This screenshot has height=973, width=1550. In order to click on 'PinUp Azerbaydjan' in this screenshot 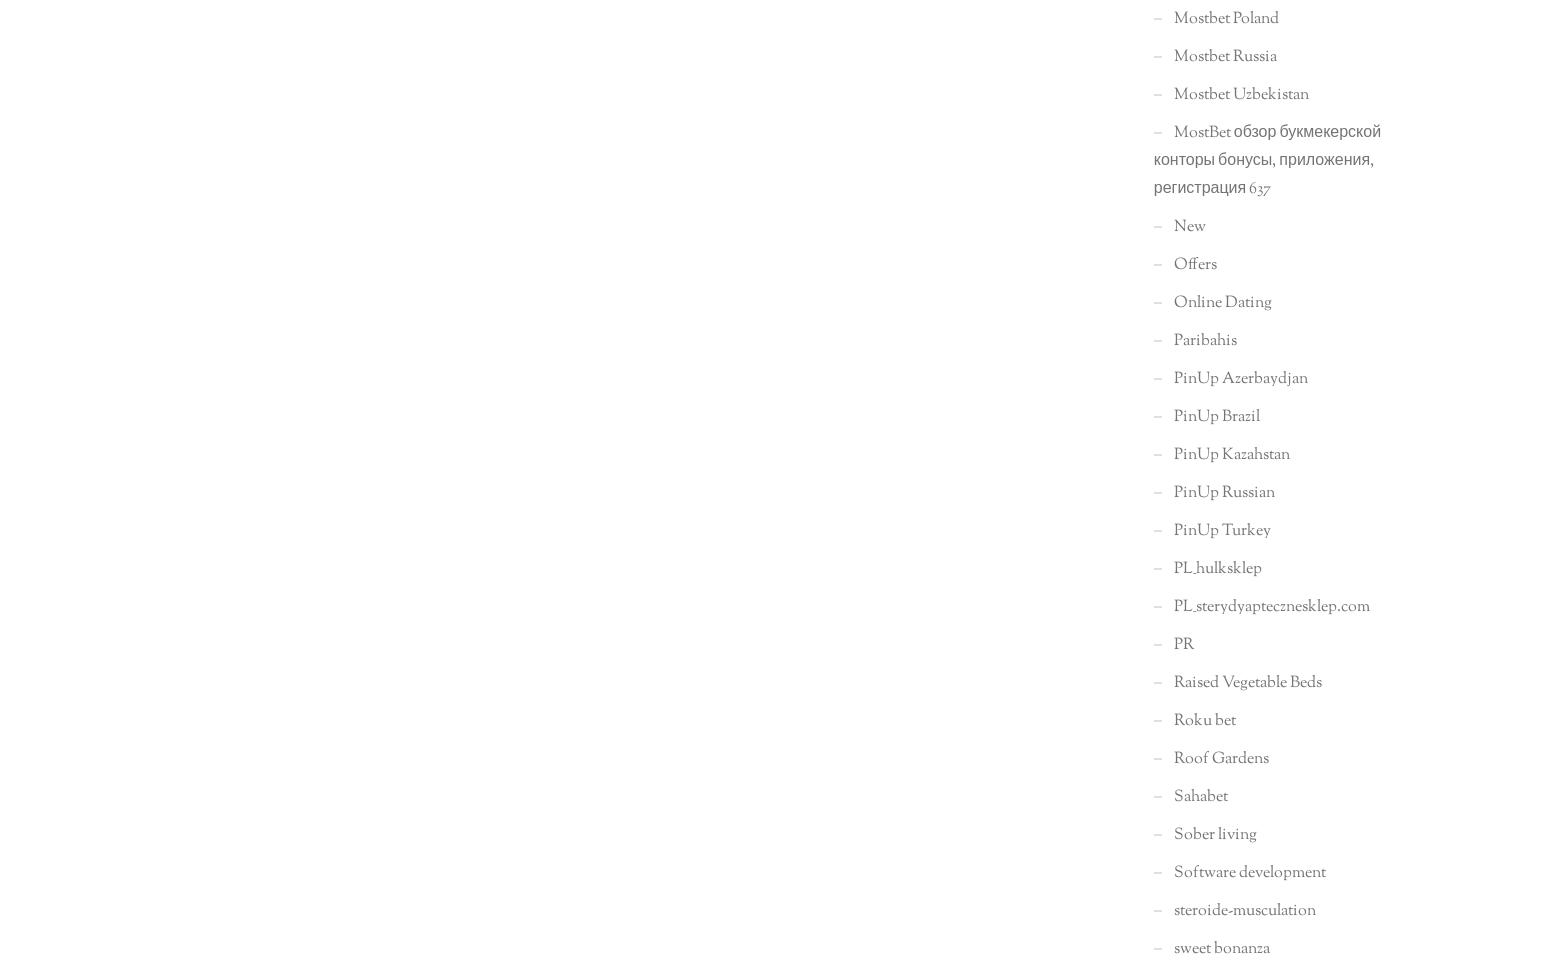, I will do `click(1240, 377)`.